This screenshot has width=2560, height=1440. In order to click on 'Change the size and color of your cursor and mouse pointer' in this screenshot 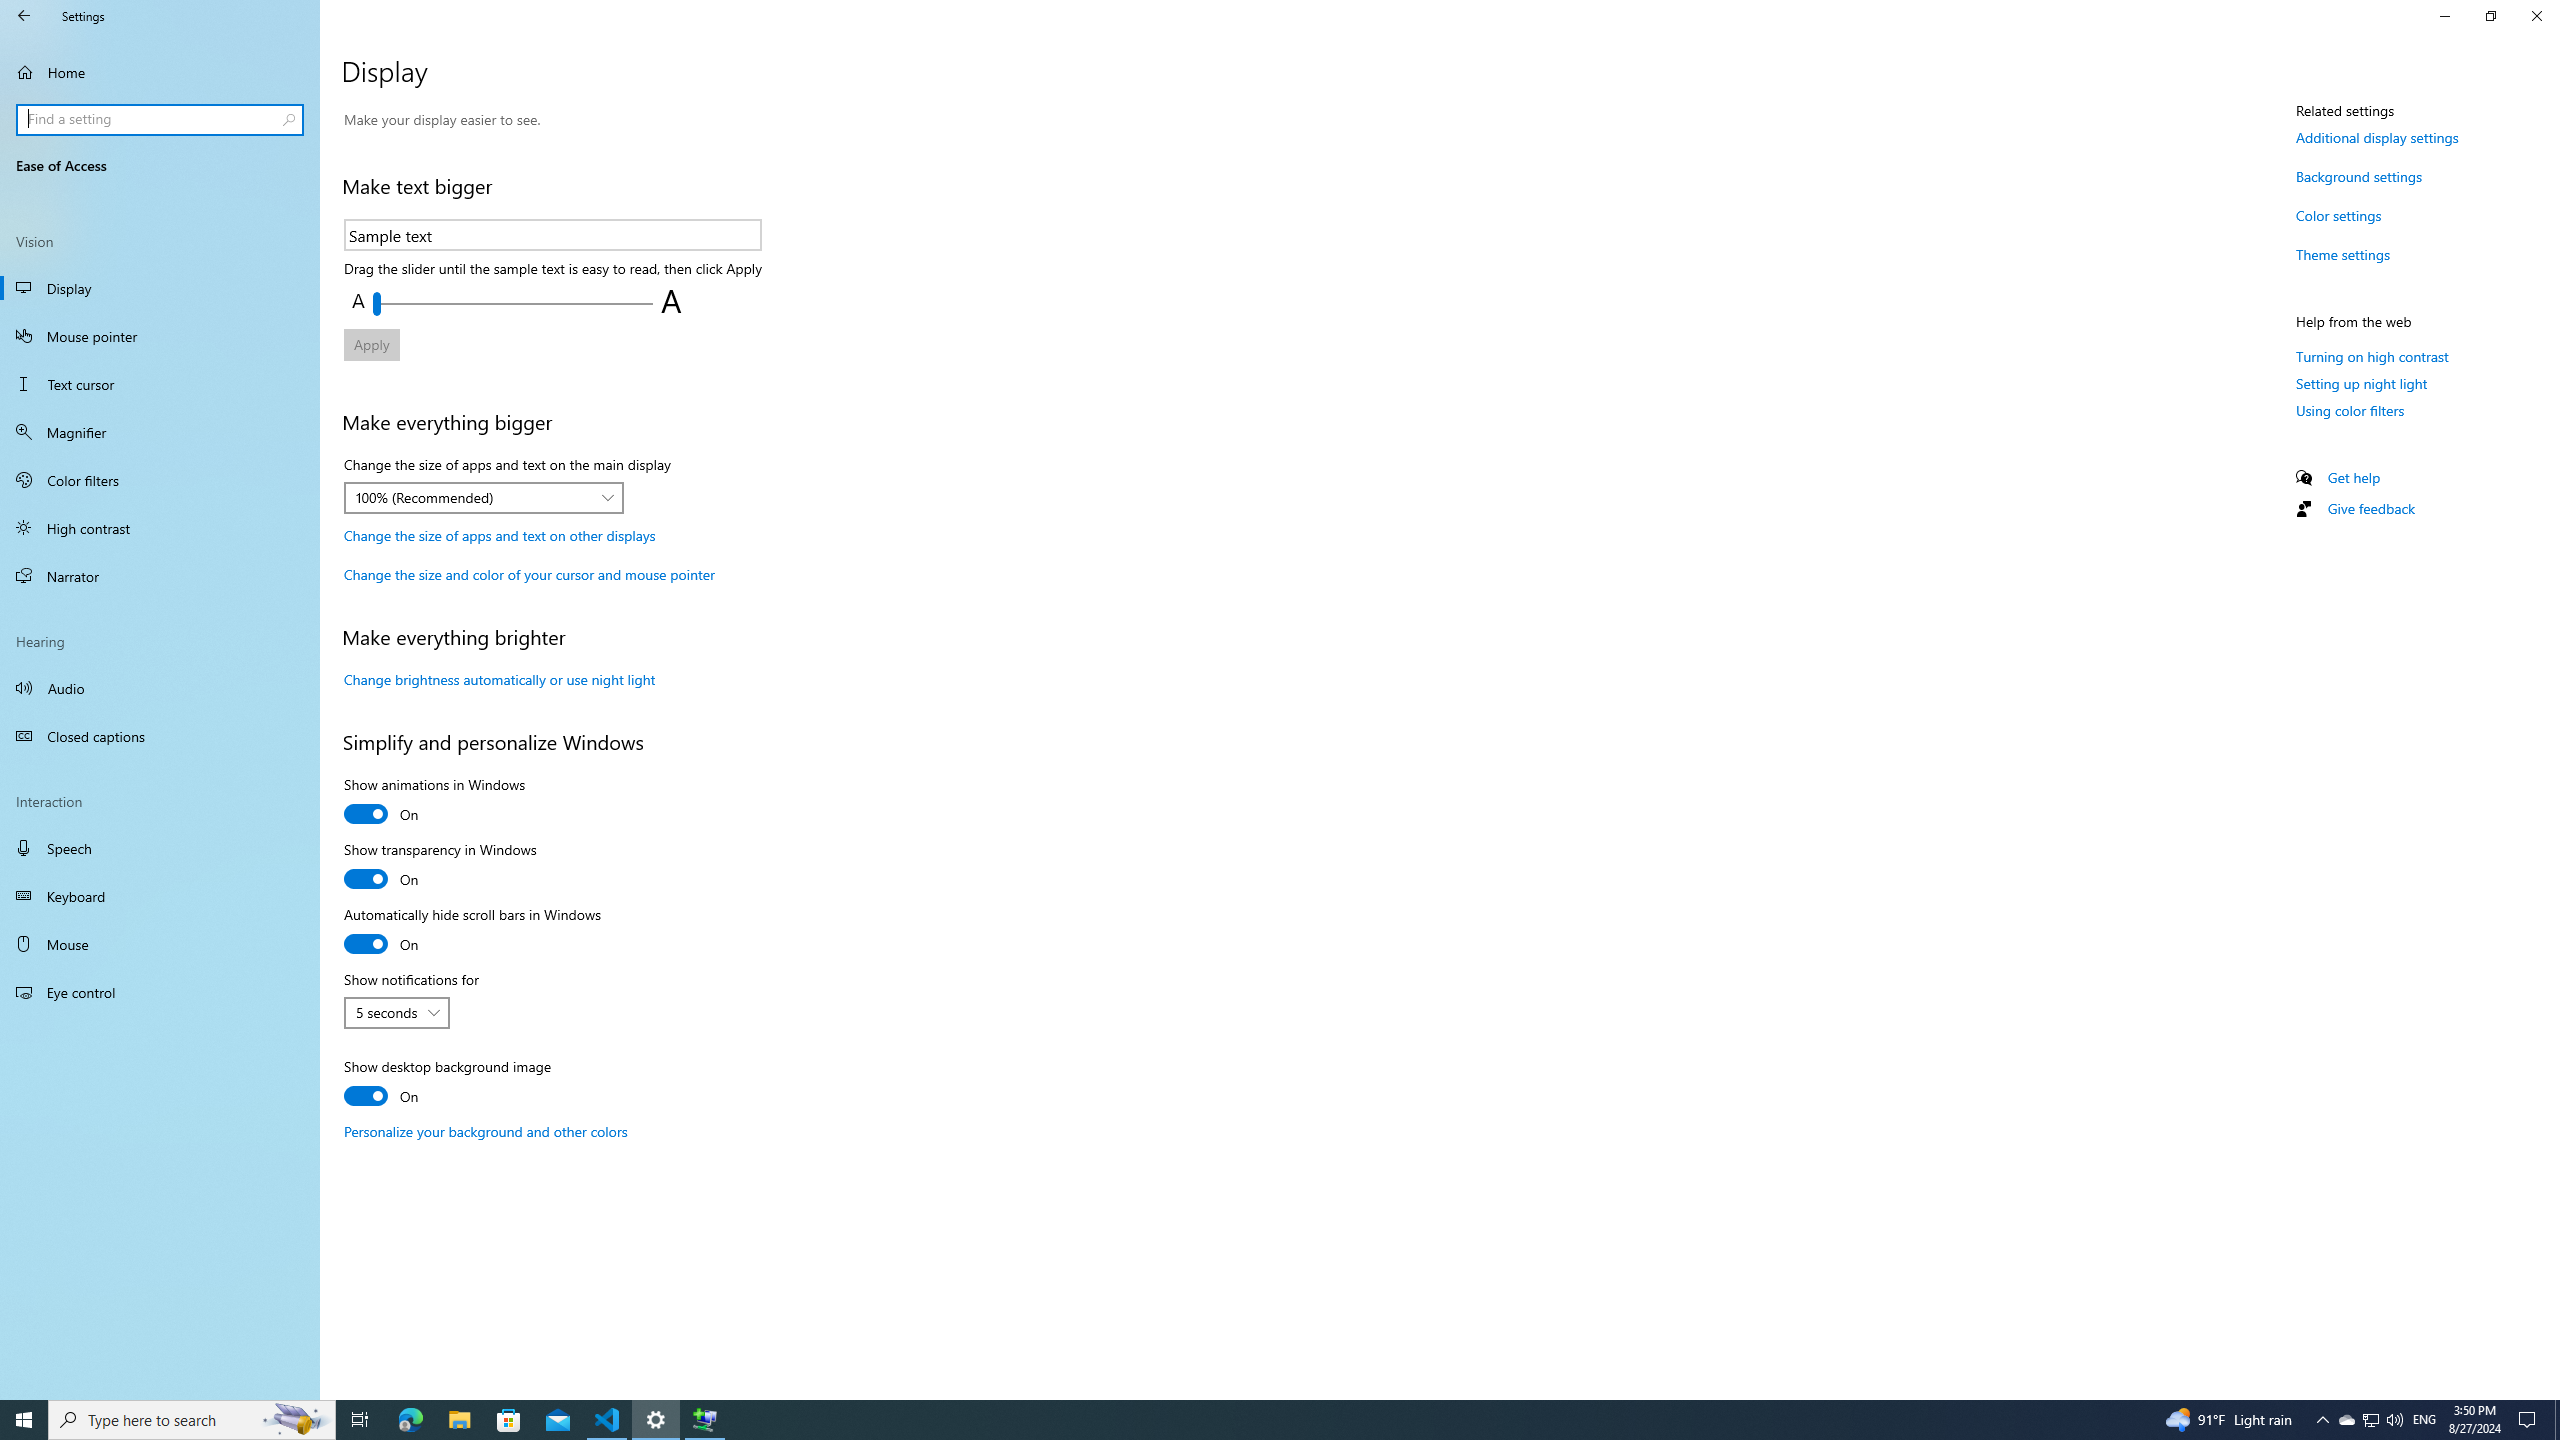, I will do `click(527, 574)`.